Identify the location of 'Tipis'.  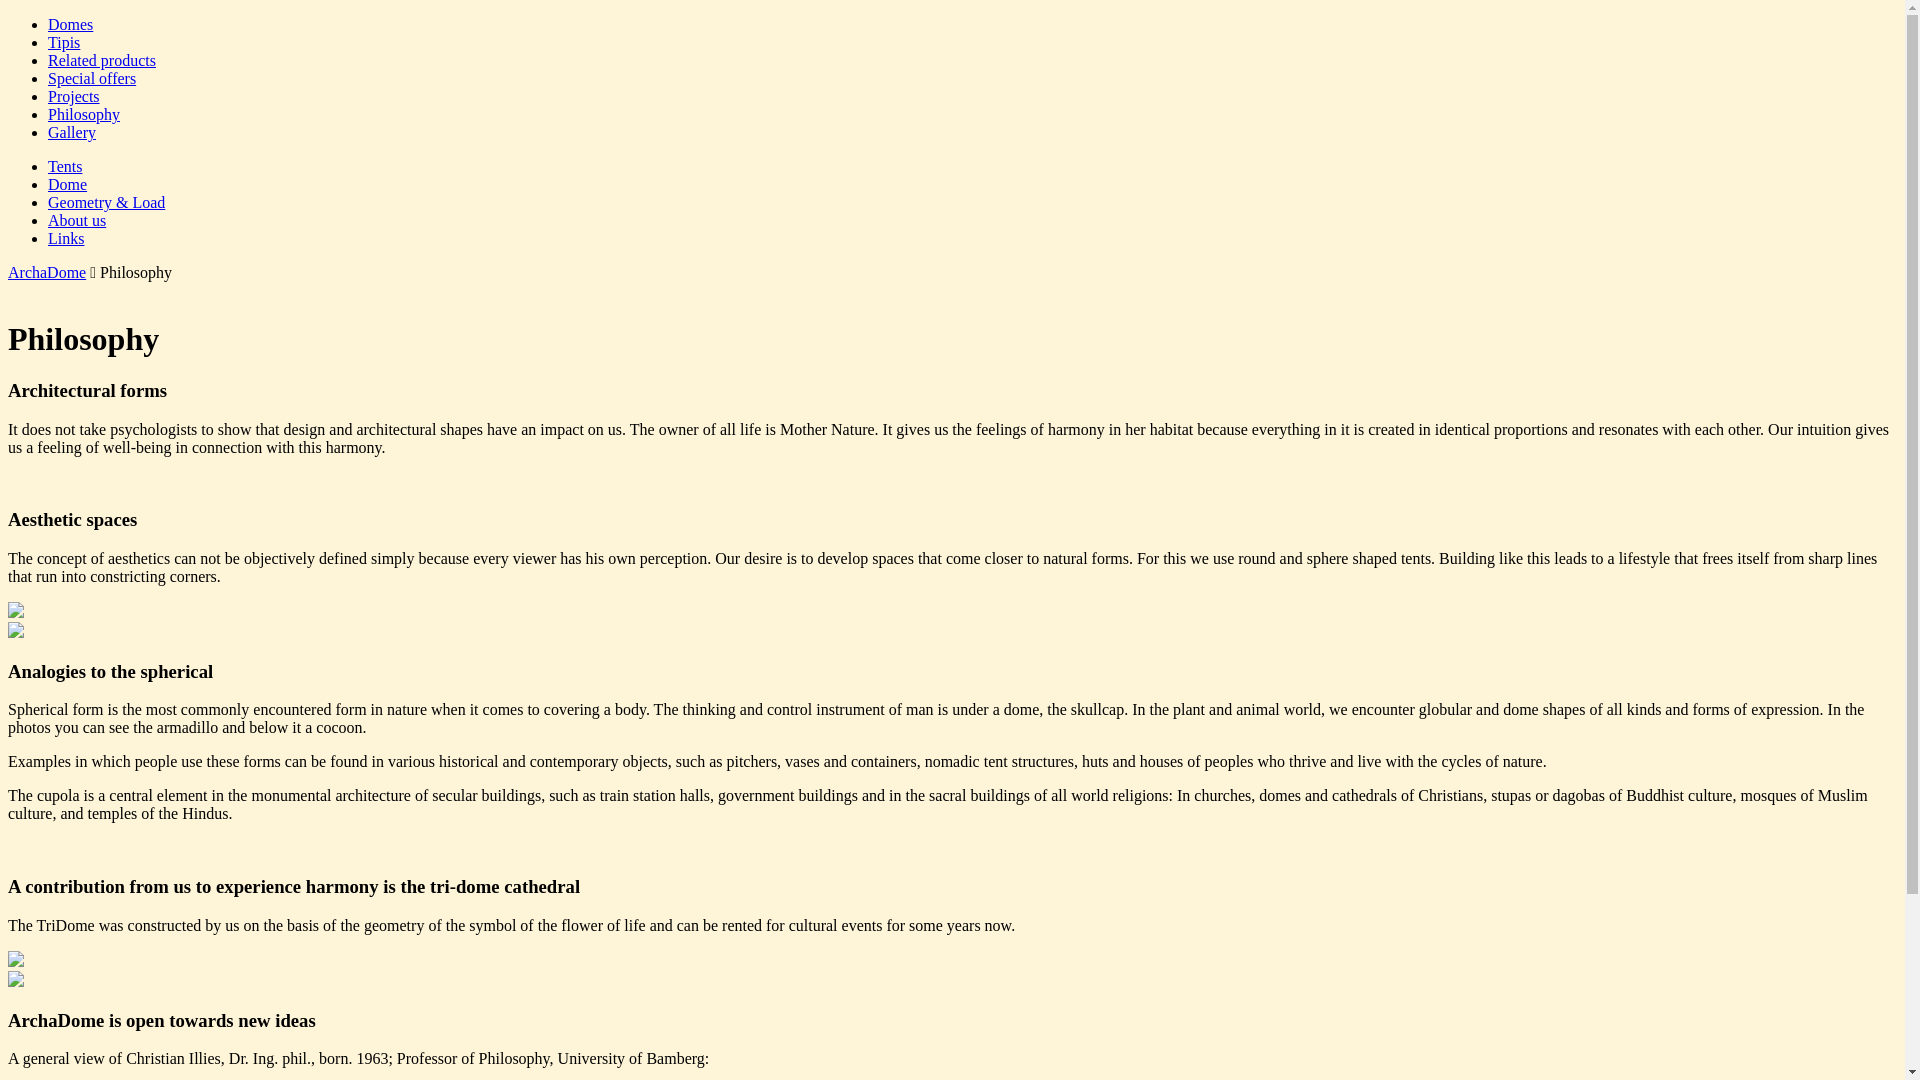
(63, 42).